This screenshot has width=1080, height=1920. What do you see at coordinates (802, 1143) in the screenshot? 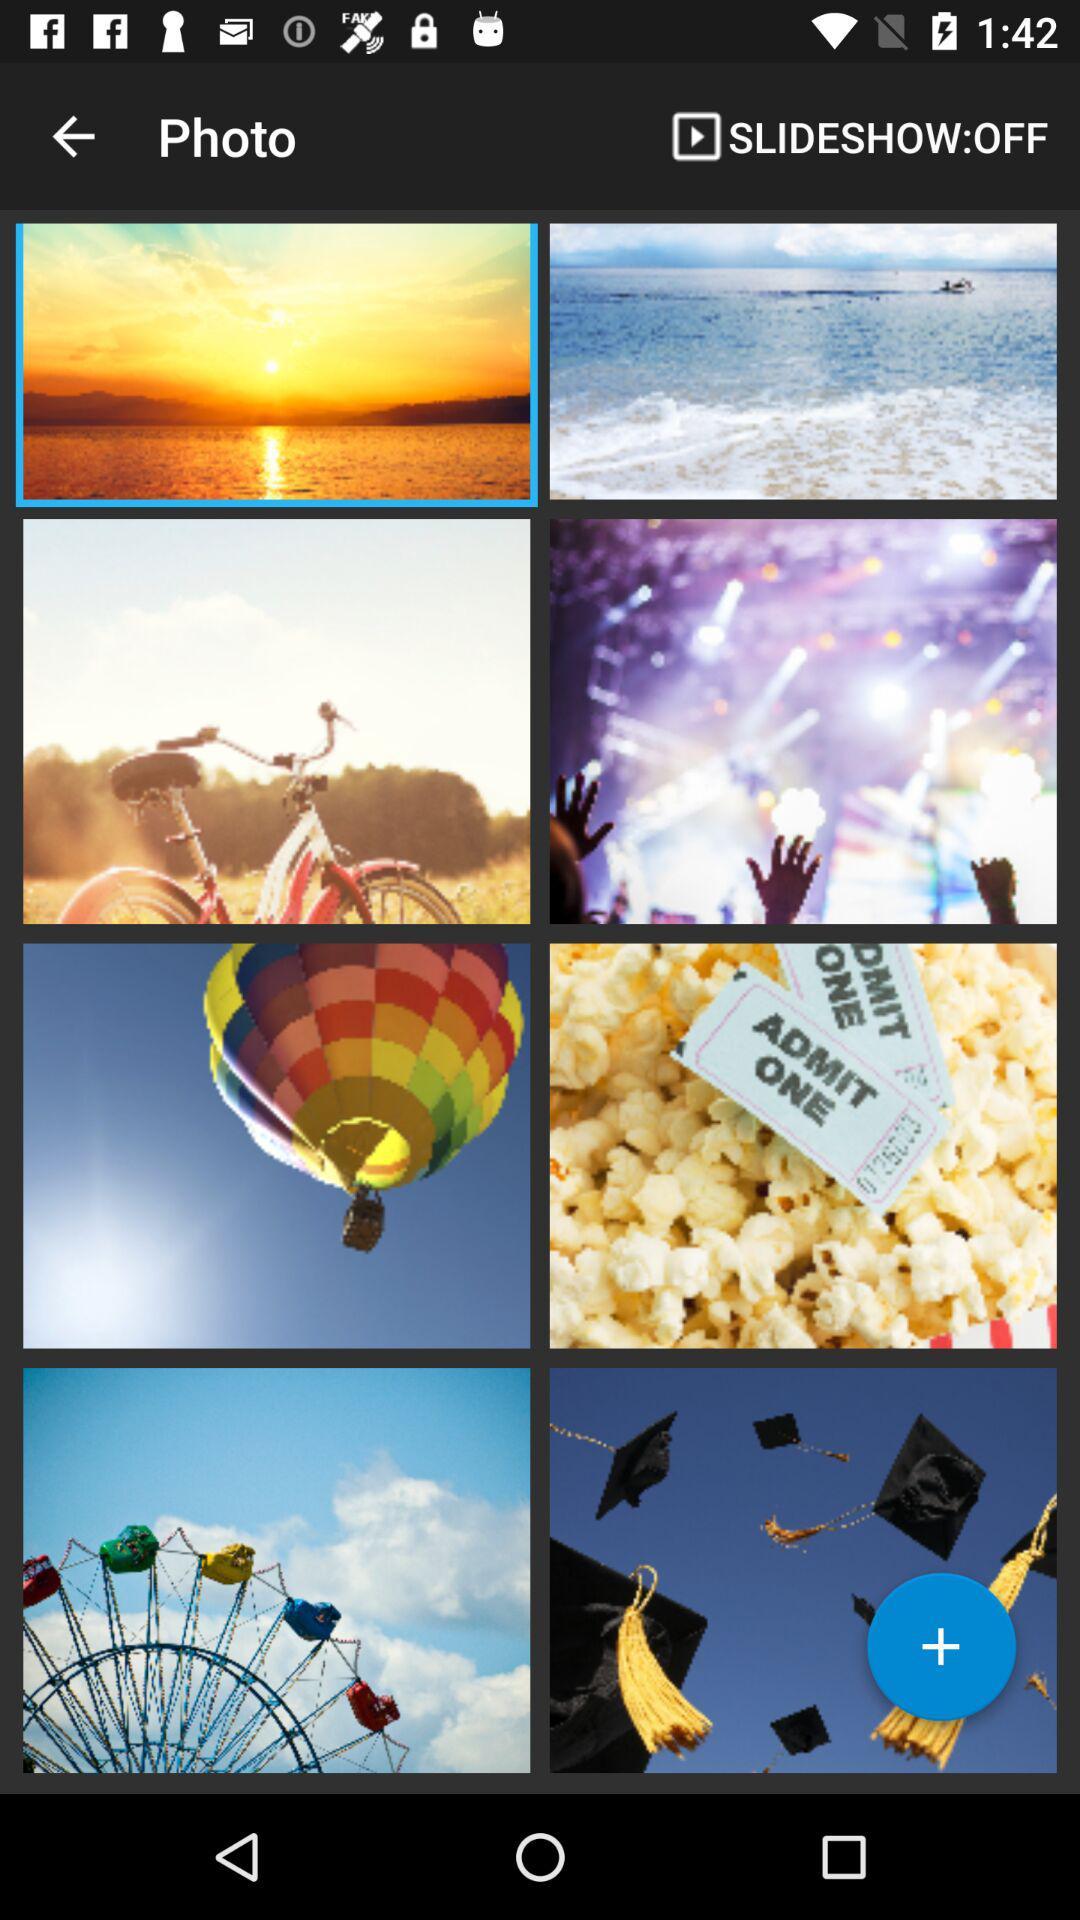
I see `the image` at bounding box center [802, 1143].